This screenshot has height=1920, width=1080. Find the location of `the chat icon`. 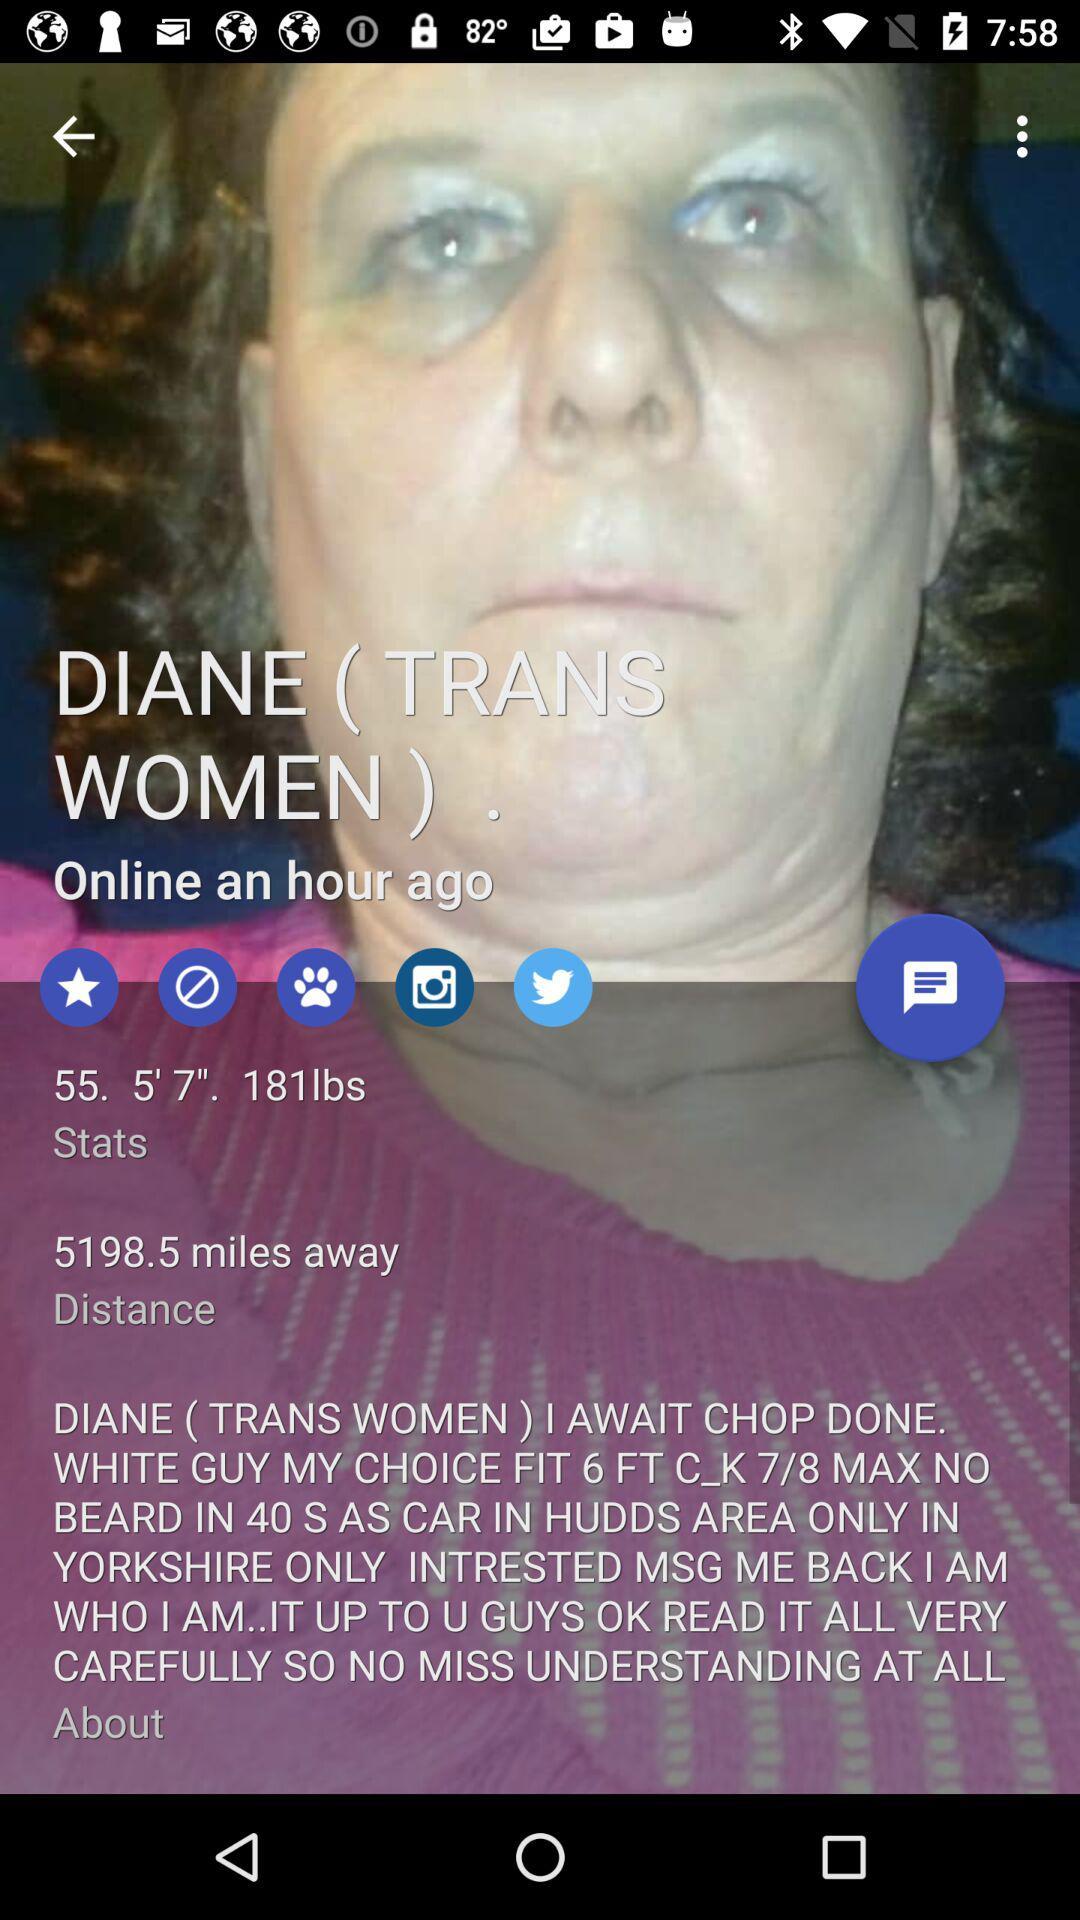

the chat icon is located at coordinates (930, 995).